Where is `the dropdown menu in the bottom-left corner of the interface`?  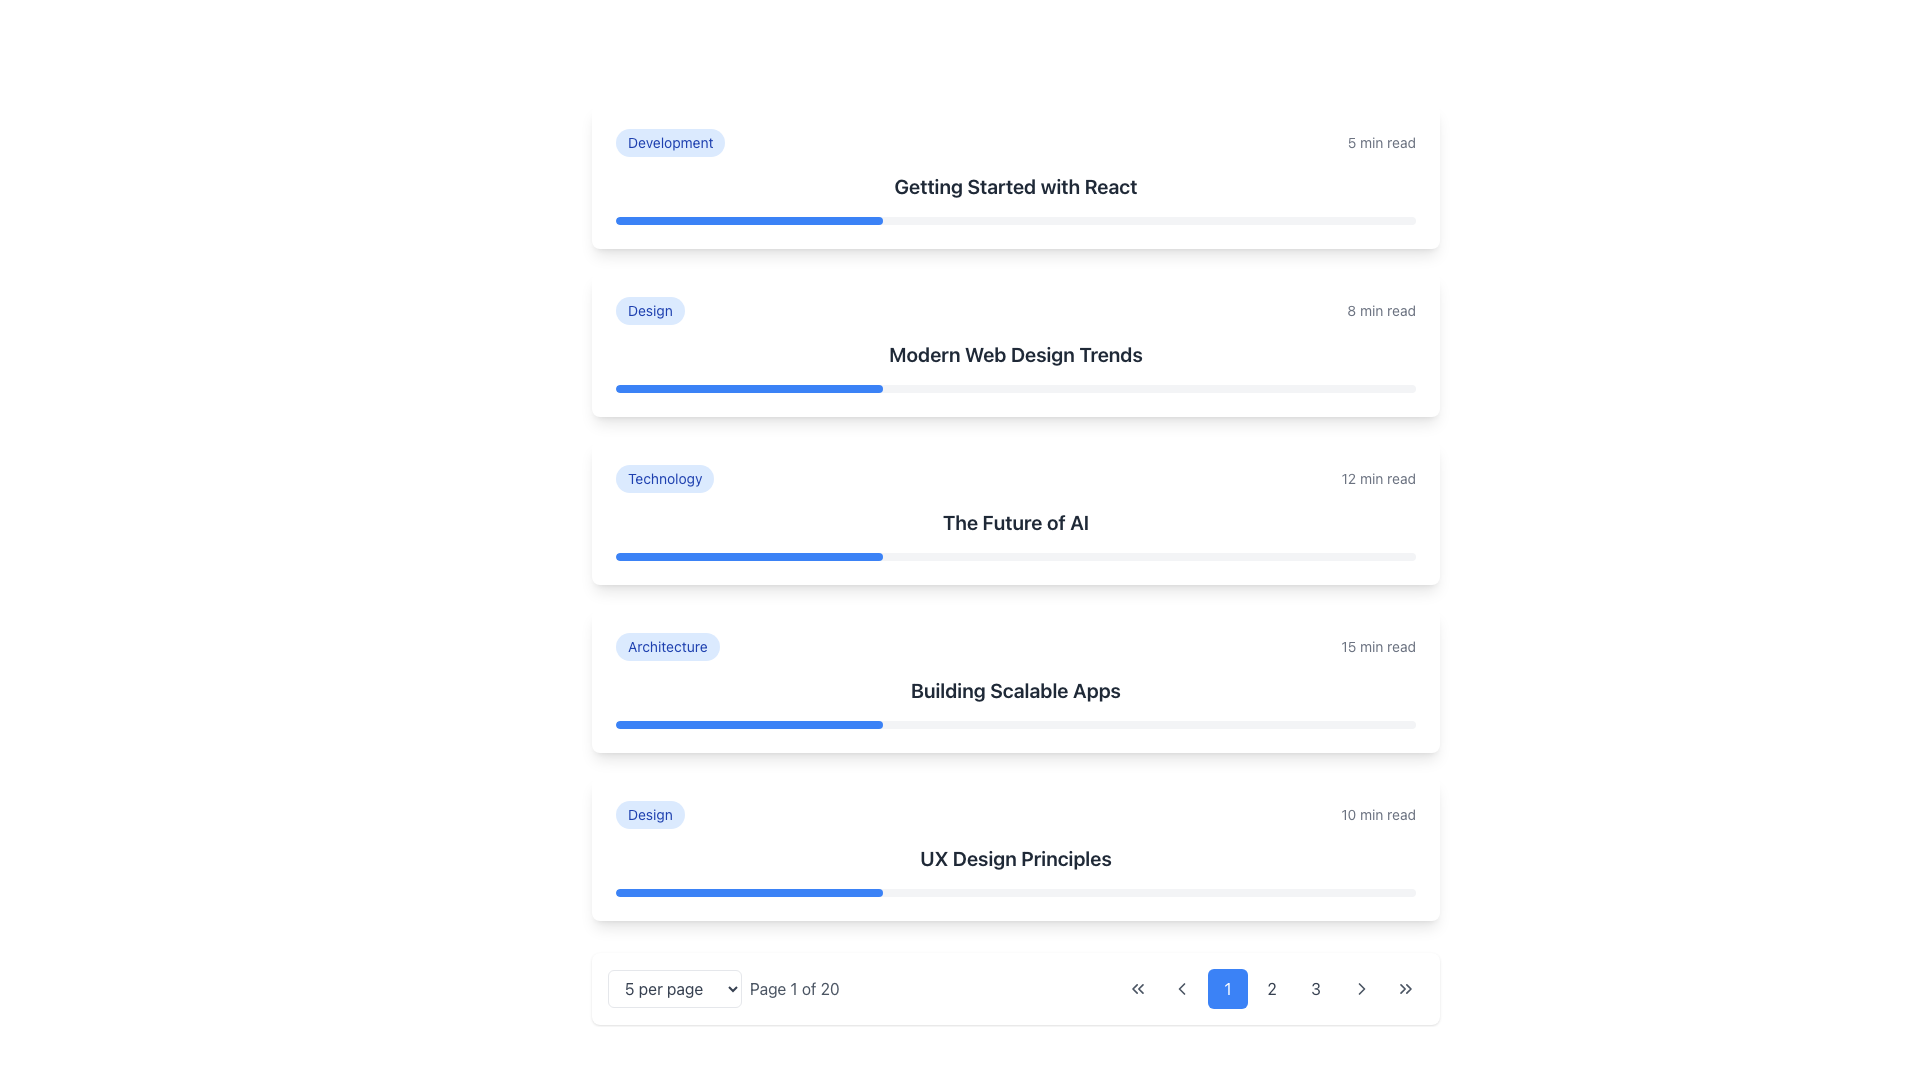
the dropdown menu in the bottom-left corner of the interface is located at coordinates (722, 987).